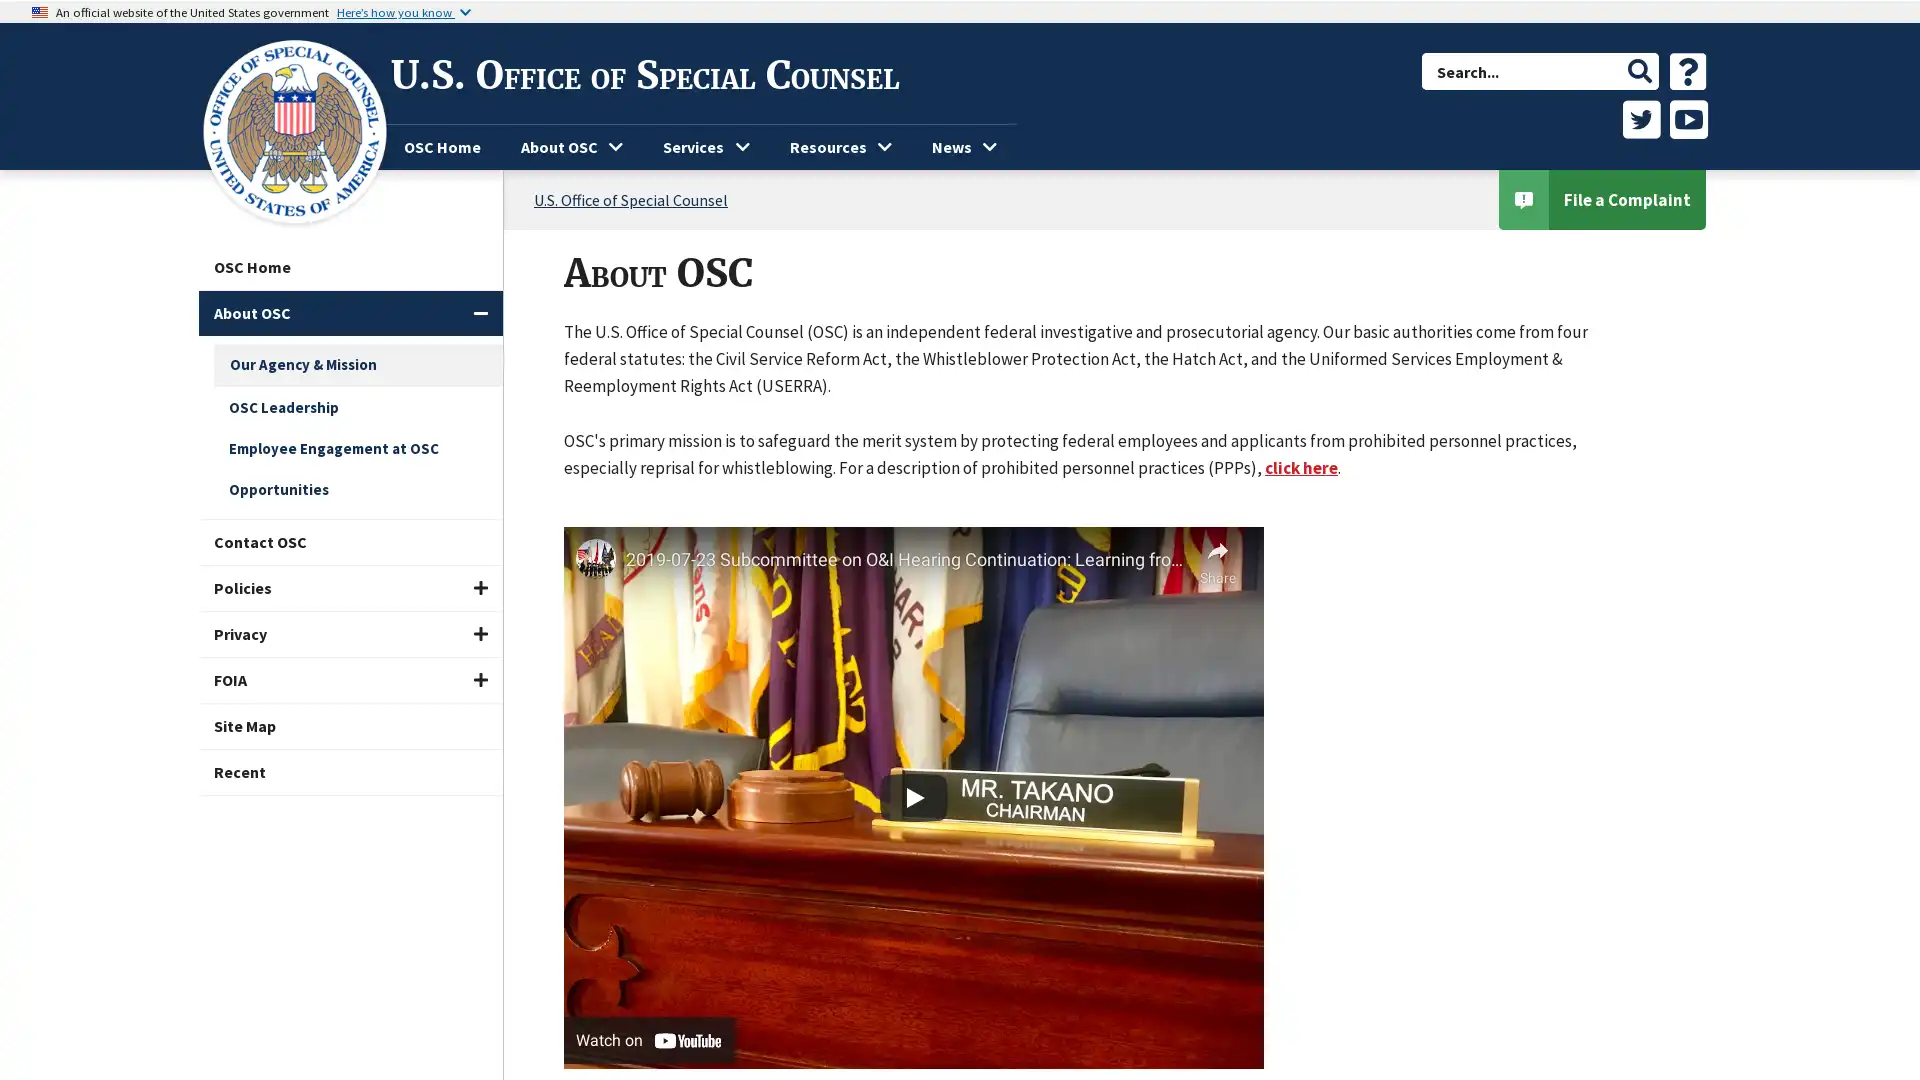 This screenshot has height=1080, width=1920. I want to click on Policies, so click(350, 587).